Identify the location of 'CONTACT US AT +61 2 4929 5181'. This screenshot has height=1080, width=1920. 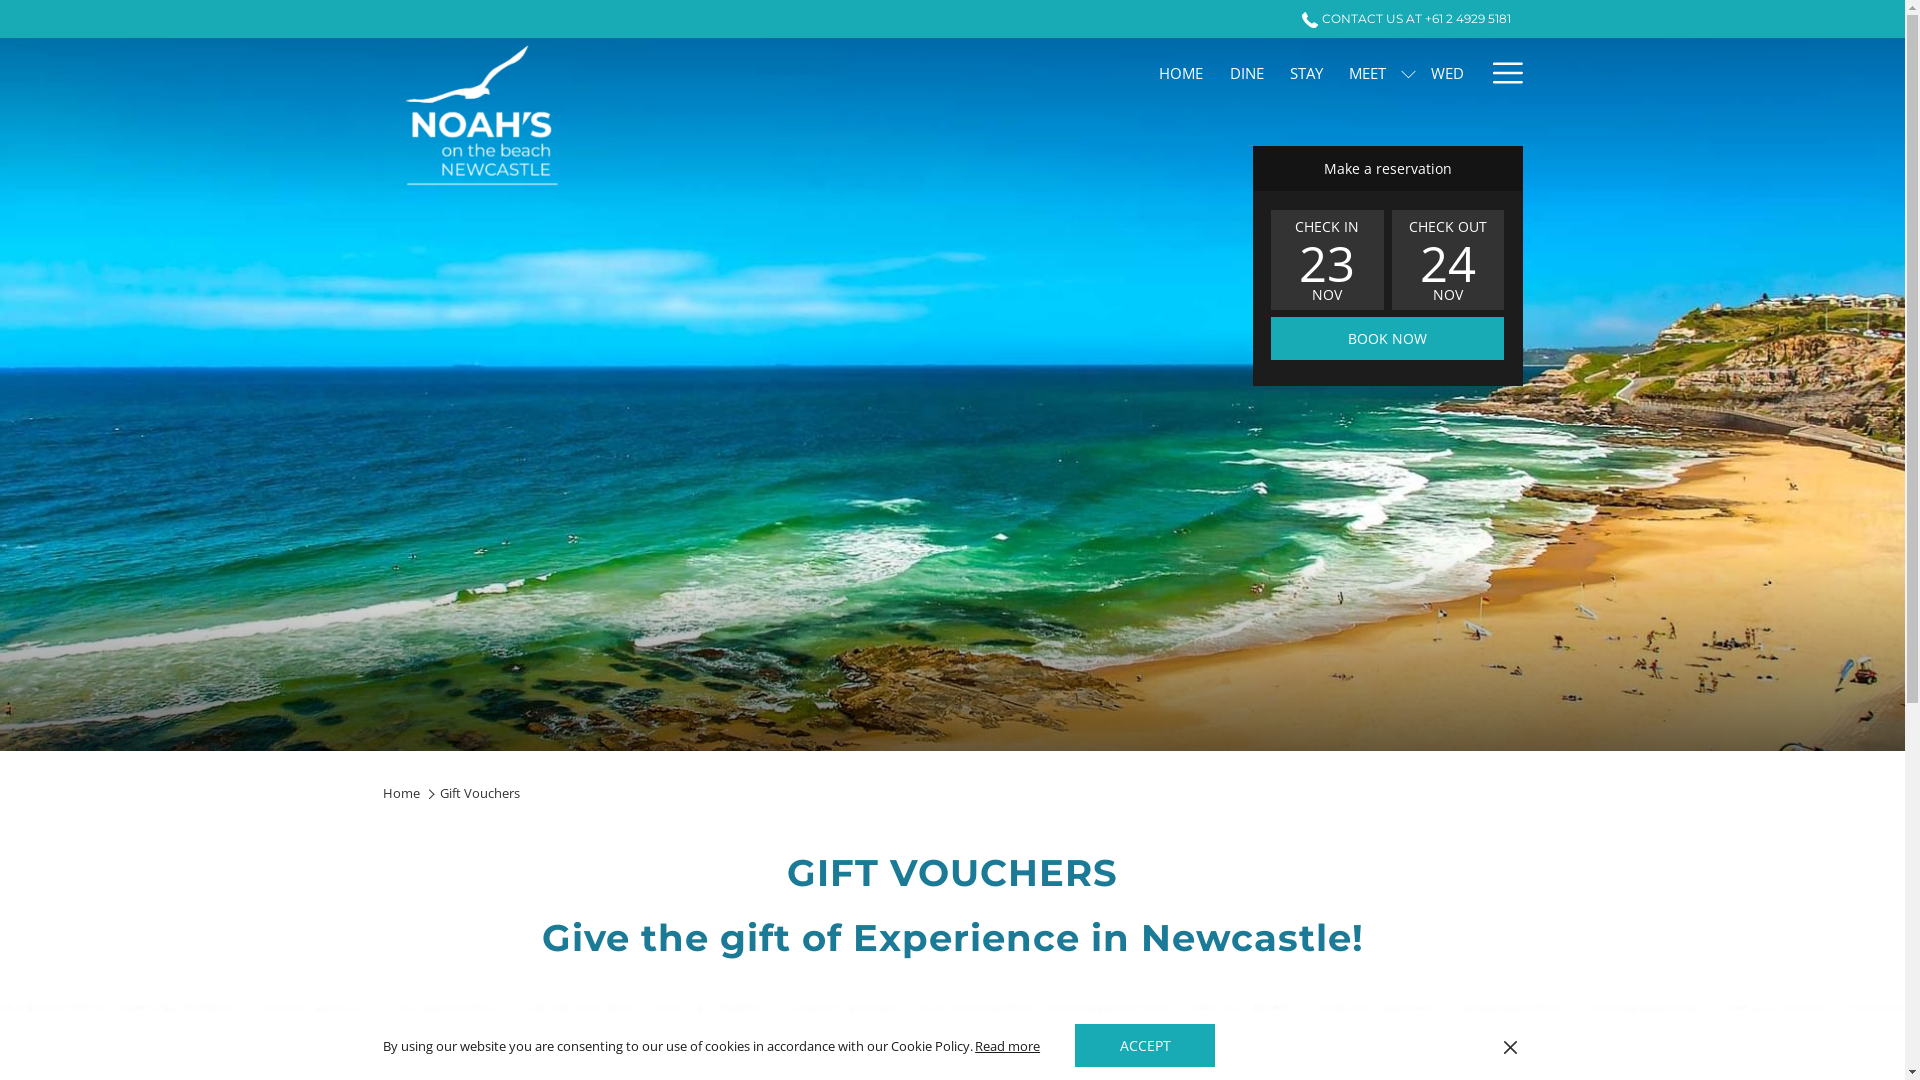
(1399, 18).